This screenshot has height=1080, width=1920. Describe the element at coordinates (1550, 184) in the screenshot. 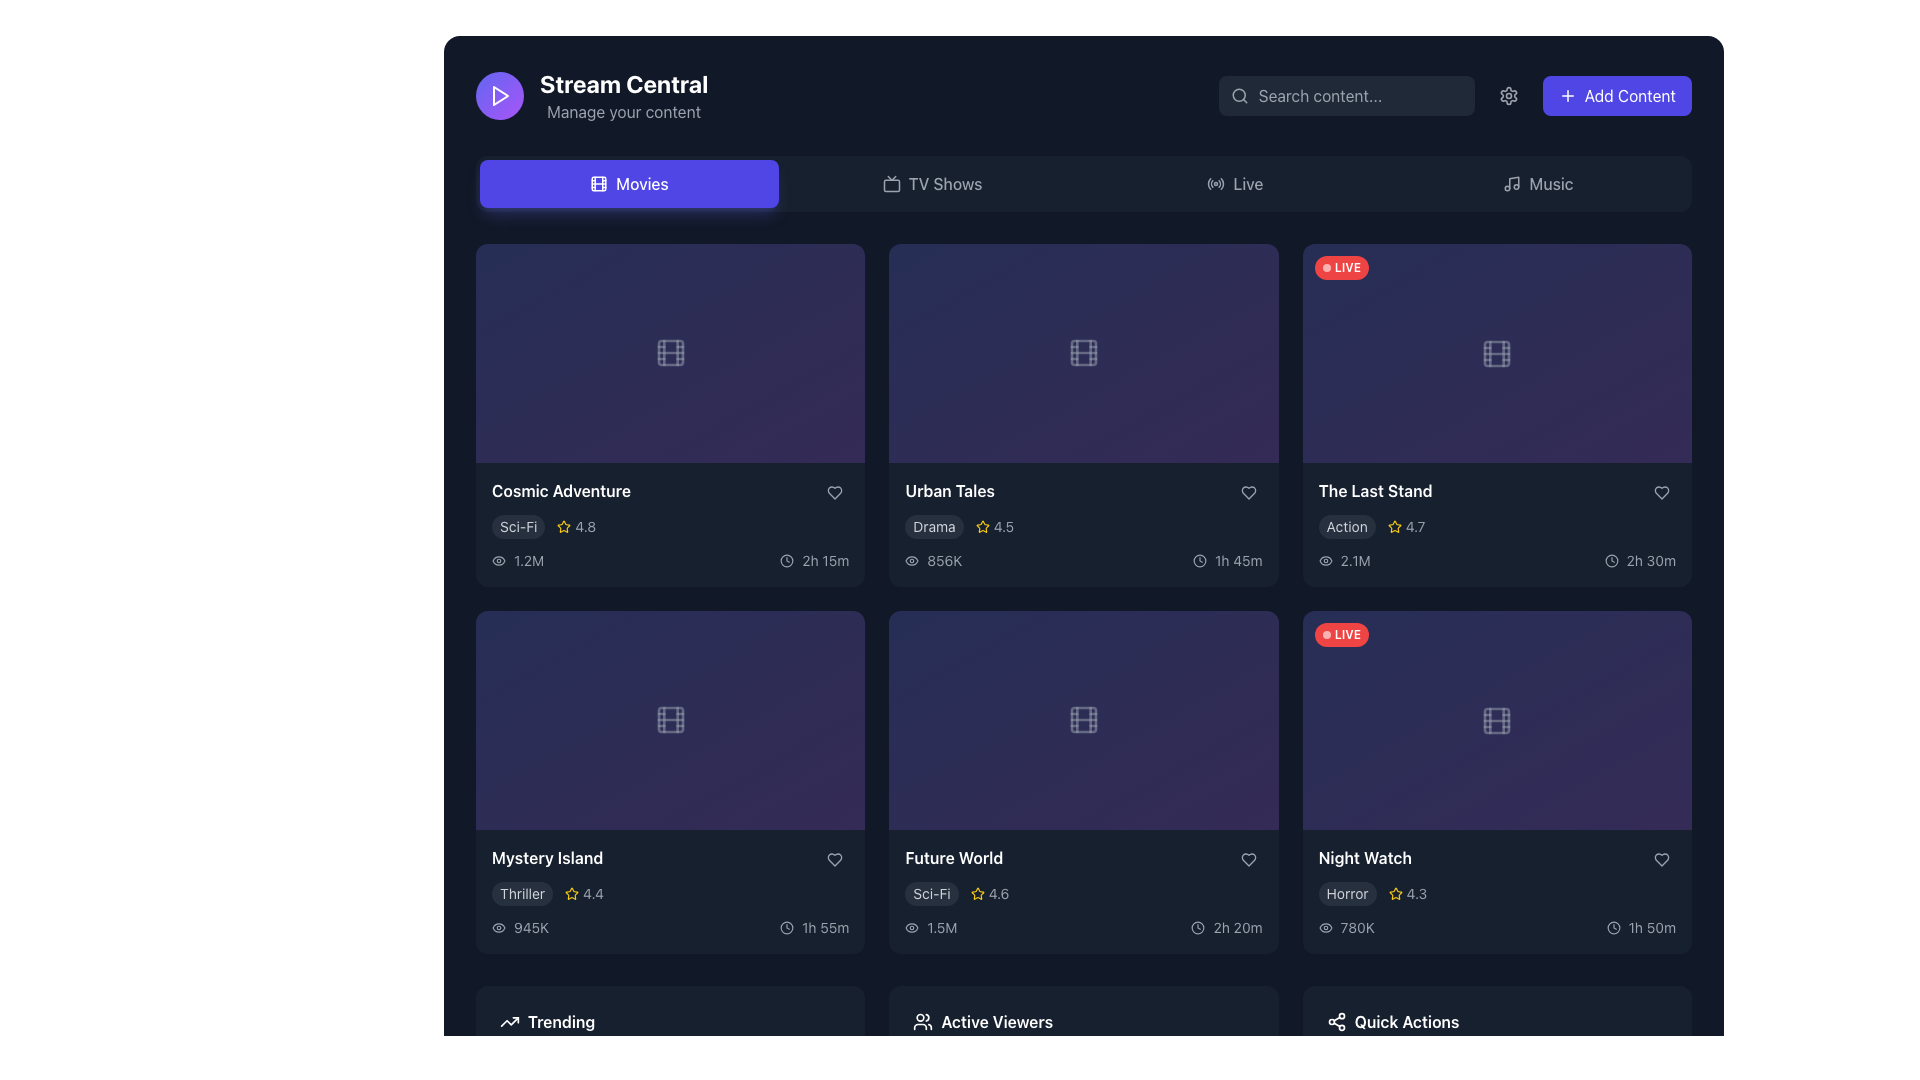

I see `on the 'Music' text label in the navigation bar, which is the rightmost text element displayed in a medium-weight font style with a grayish color against a dark background` at that location.